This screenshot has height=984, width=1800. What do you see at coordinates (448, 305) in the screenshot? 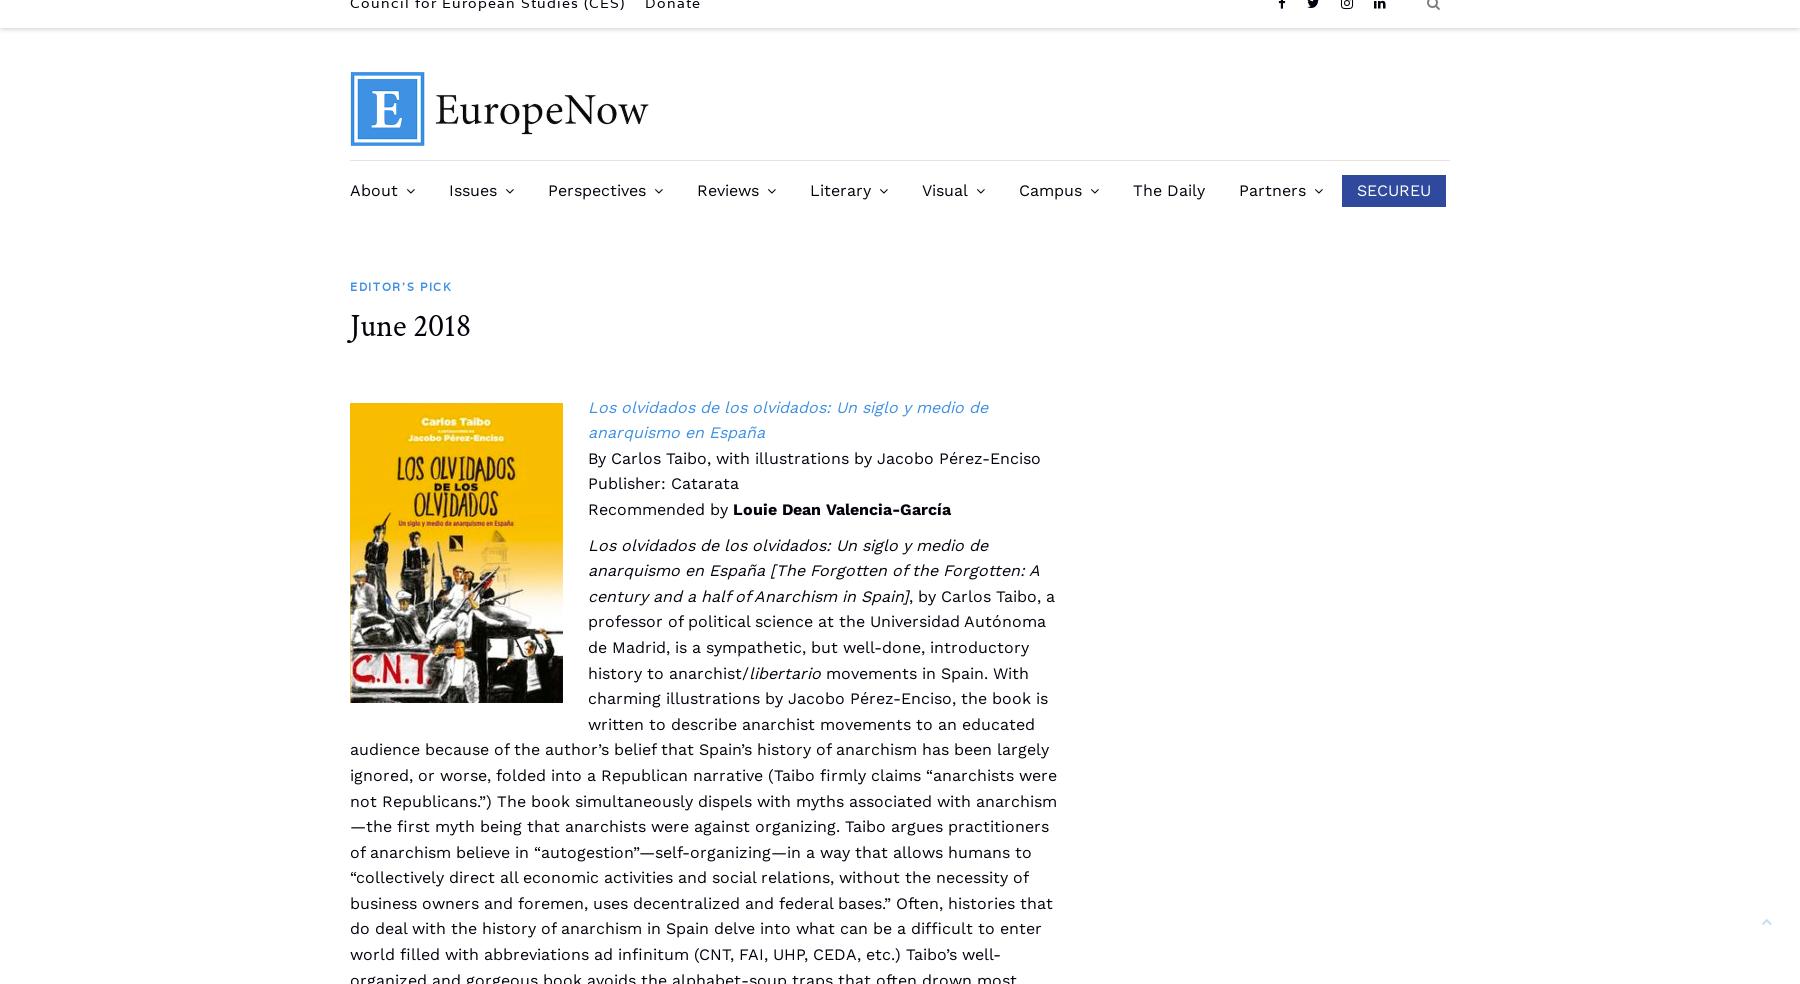
I see `'Past Issues'` at bounding box center [448, 305].